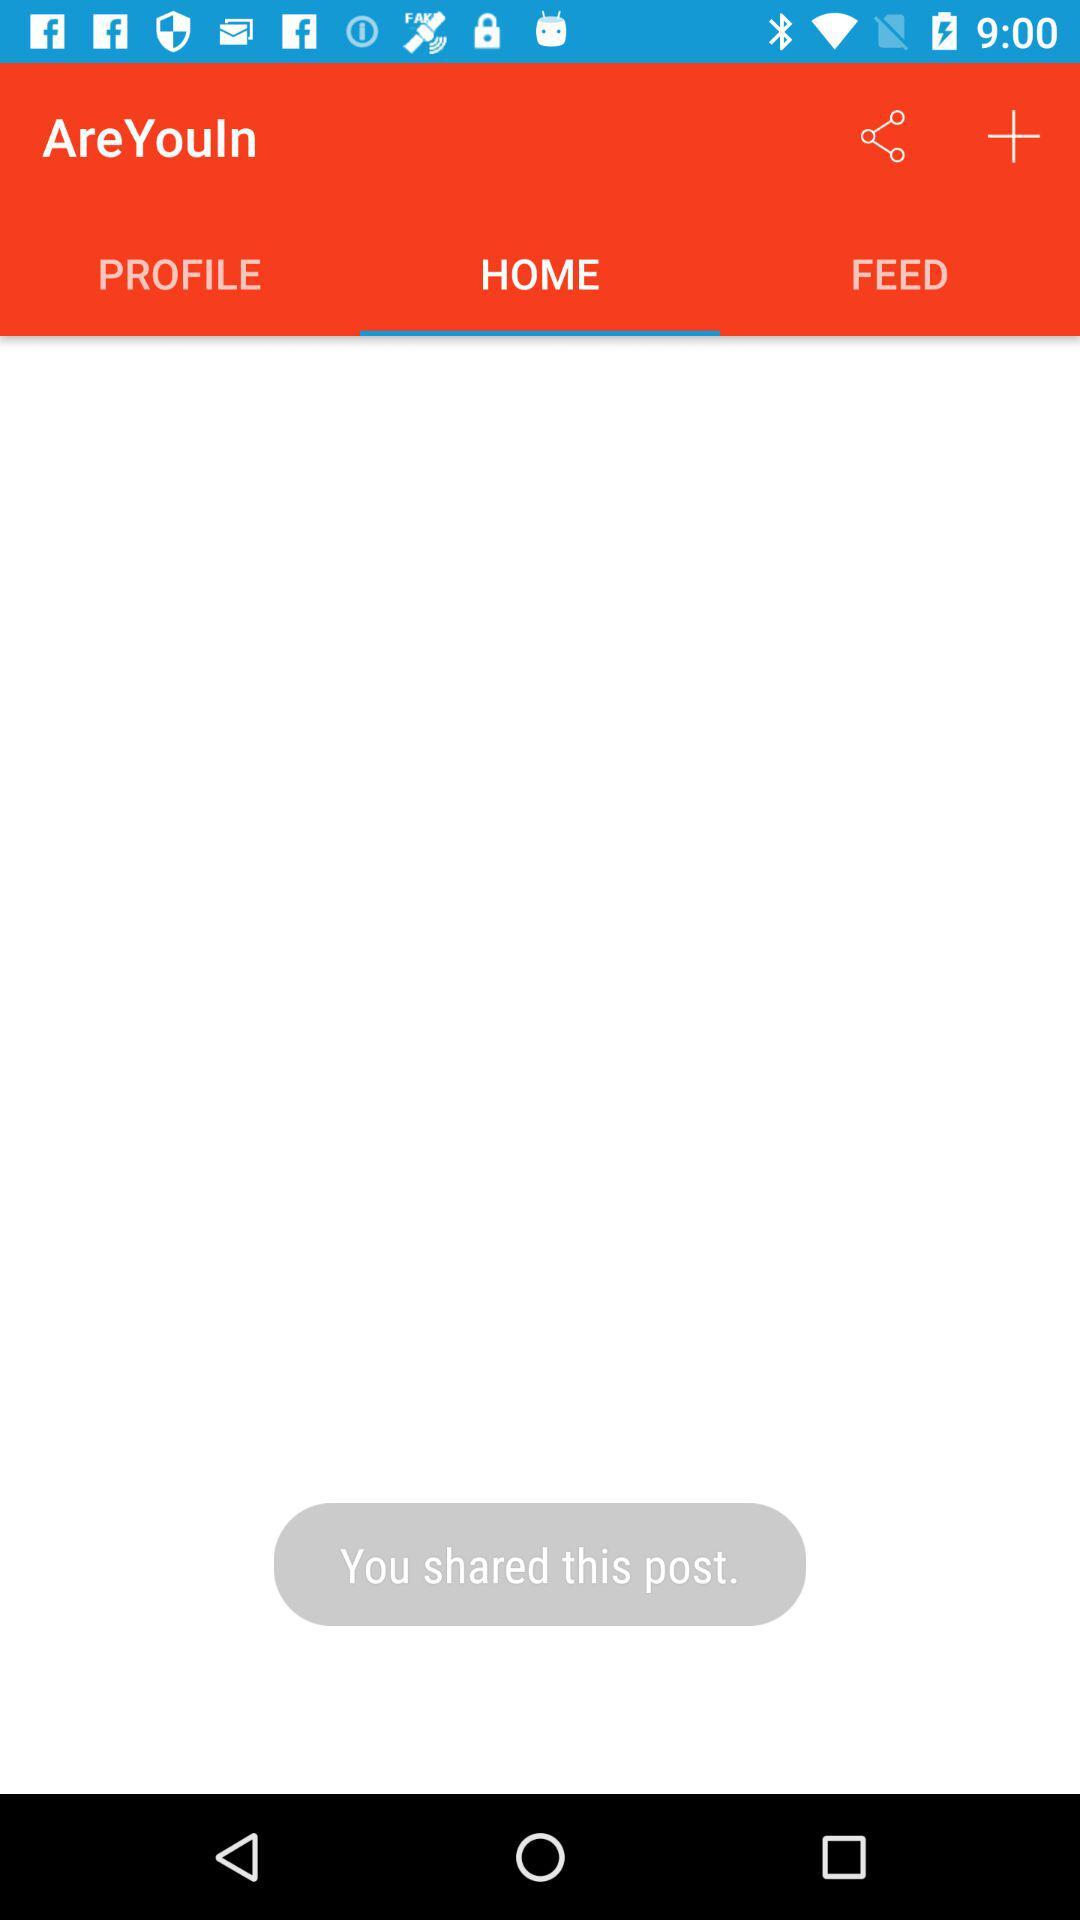 Image resolution: width=1080 pixels, height=1920 pixels. What do you see at coordinates (1014, 135) in the screenshot?
I see `information` at bounding box center [1014, 135].